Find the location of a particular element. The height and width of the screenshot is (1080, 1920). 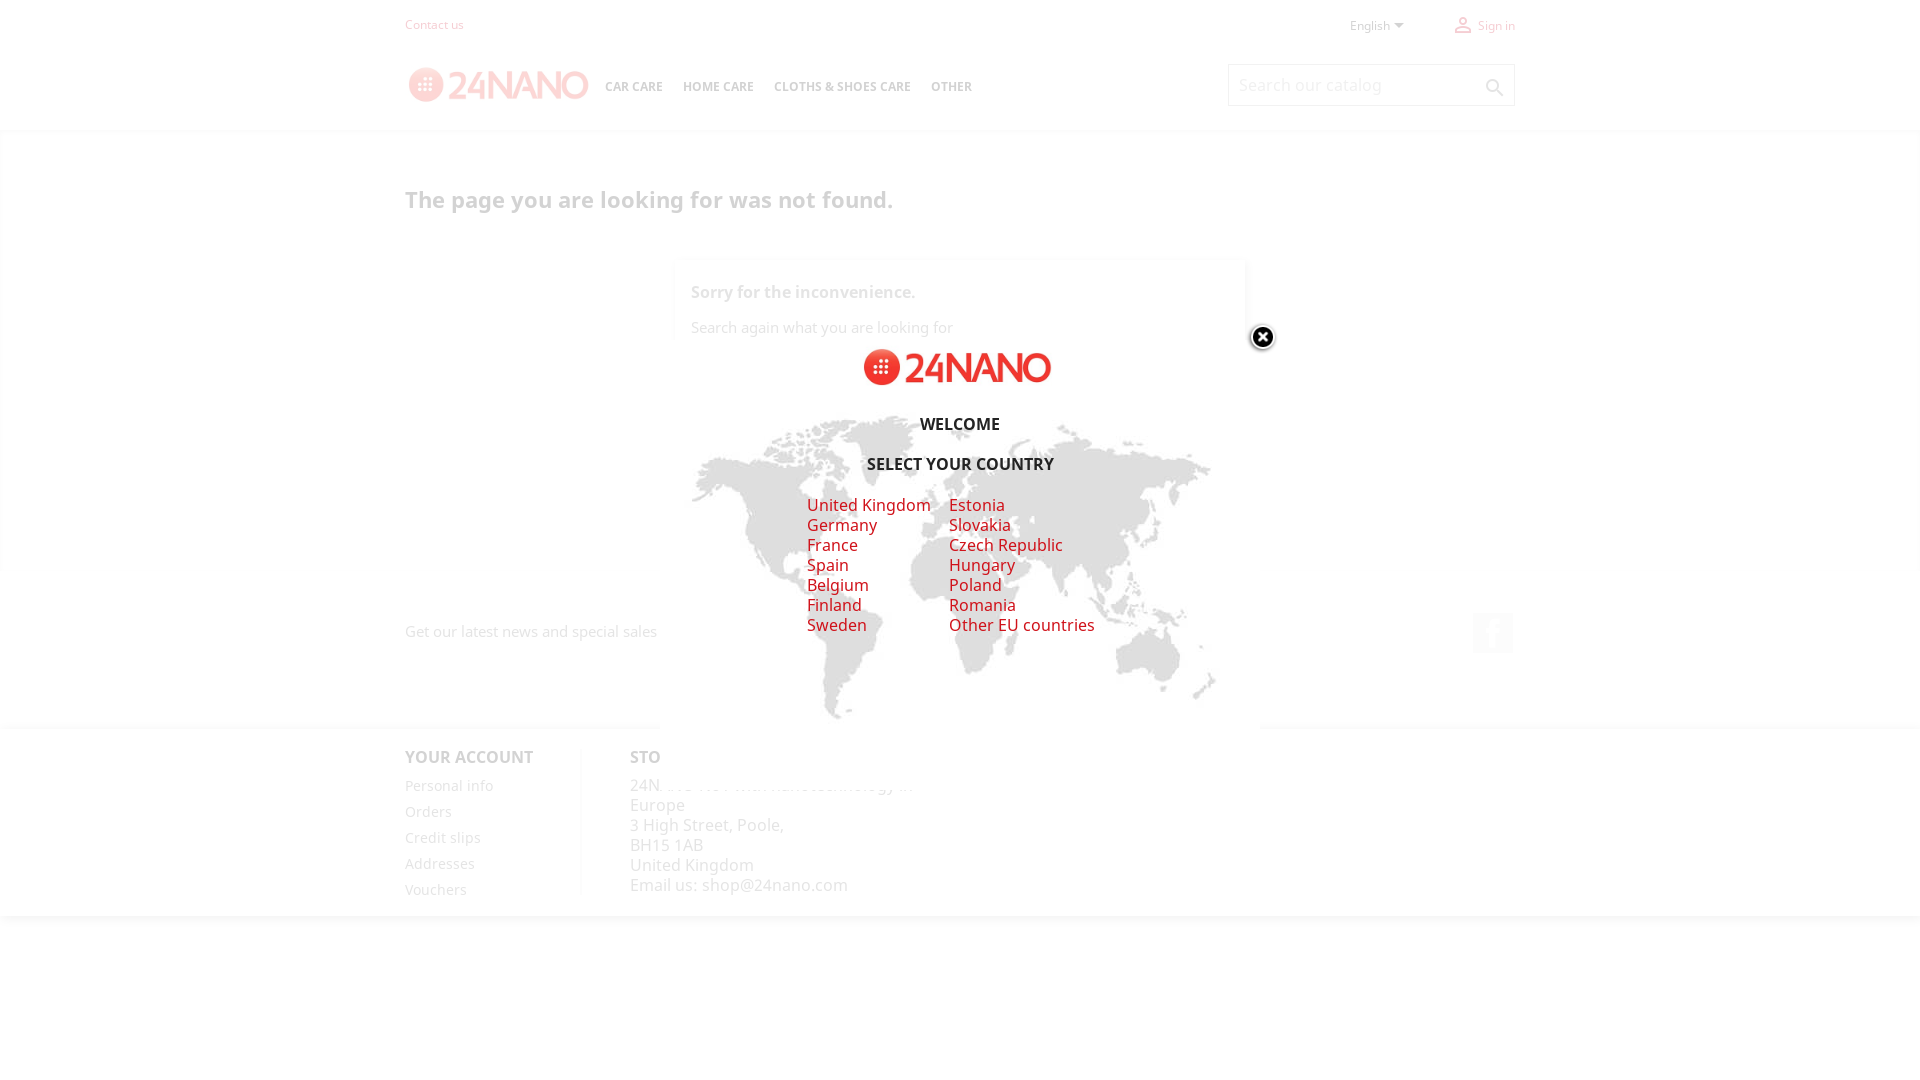

'Addresses' is located at coordinates (439, 862).